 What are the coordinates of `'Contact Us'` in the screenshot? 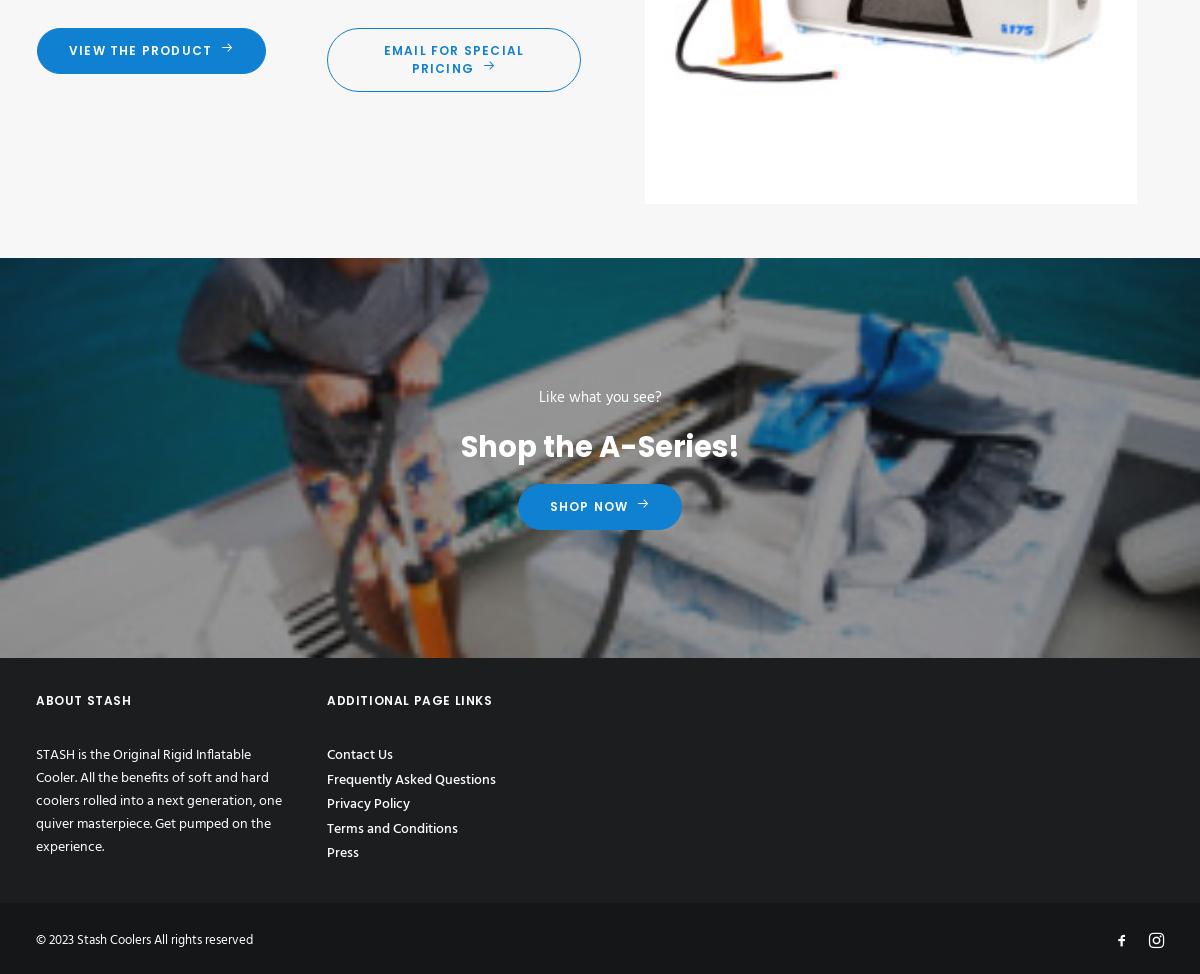 It's located at (360, 754).